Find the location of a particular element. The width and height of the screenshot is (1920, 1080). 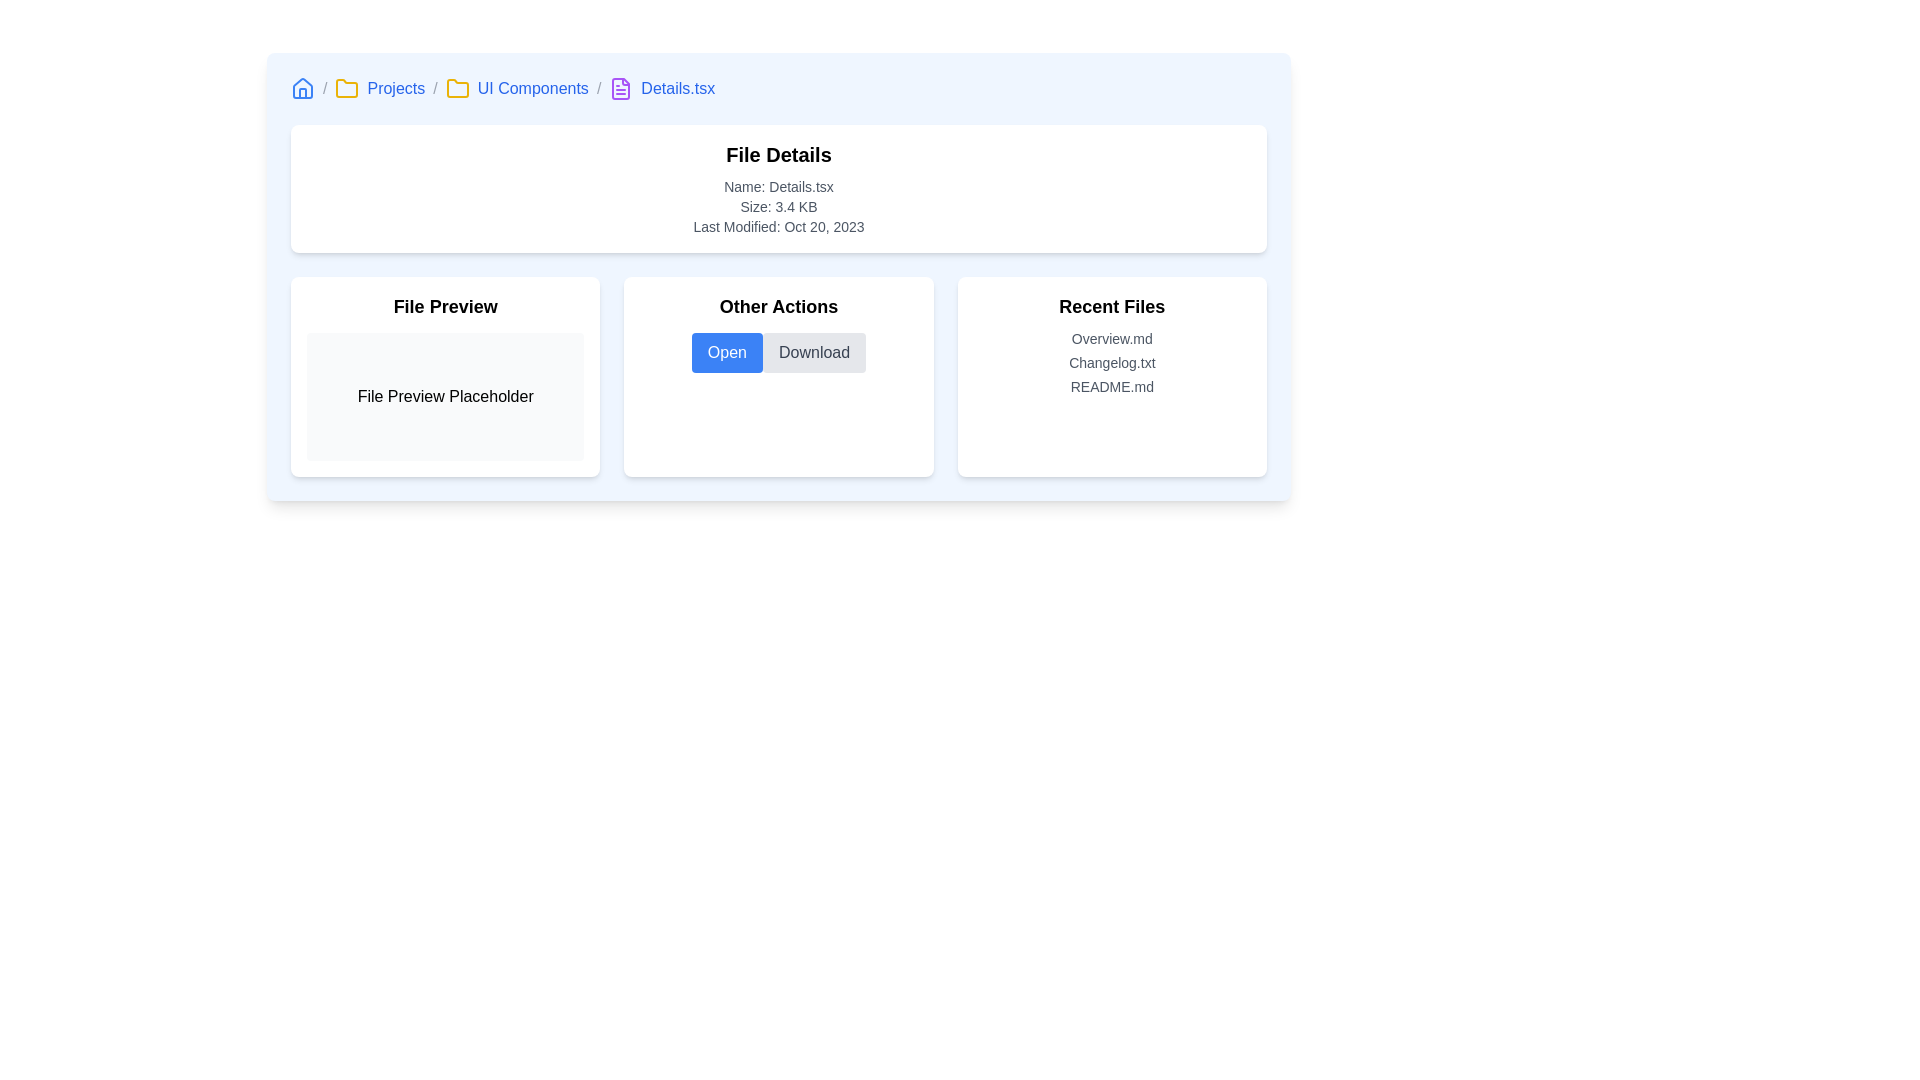

text of the bolded label 'Recent Files' located in the rightmost card of the three-card layout, positioned above the list of filenames is located at coordinates (1111, 307).